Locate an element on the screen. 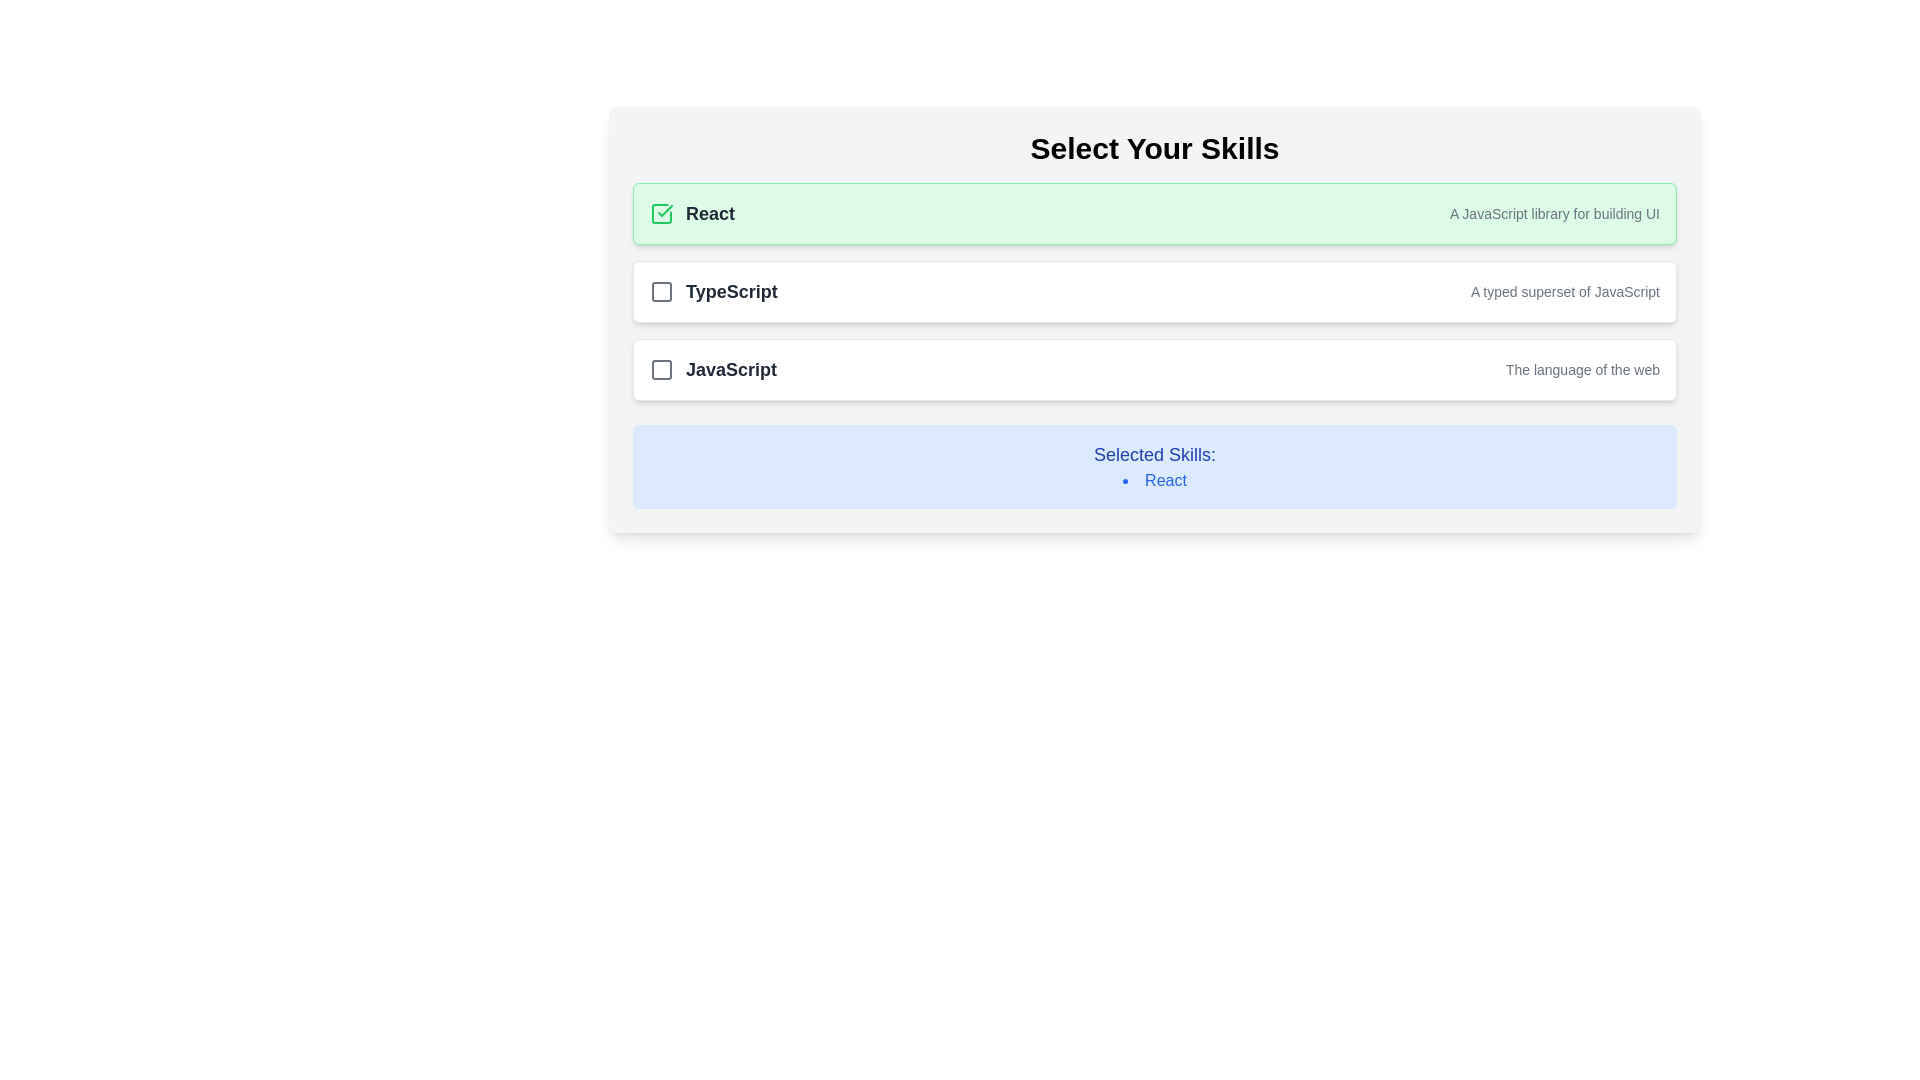 The image size is (1920, 1080). the Checkbox icon indicating the selection status of the 'JavaScript' skill for additional effects is located at coordinates (662, 370).